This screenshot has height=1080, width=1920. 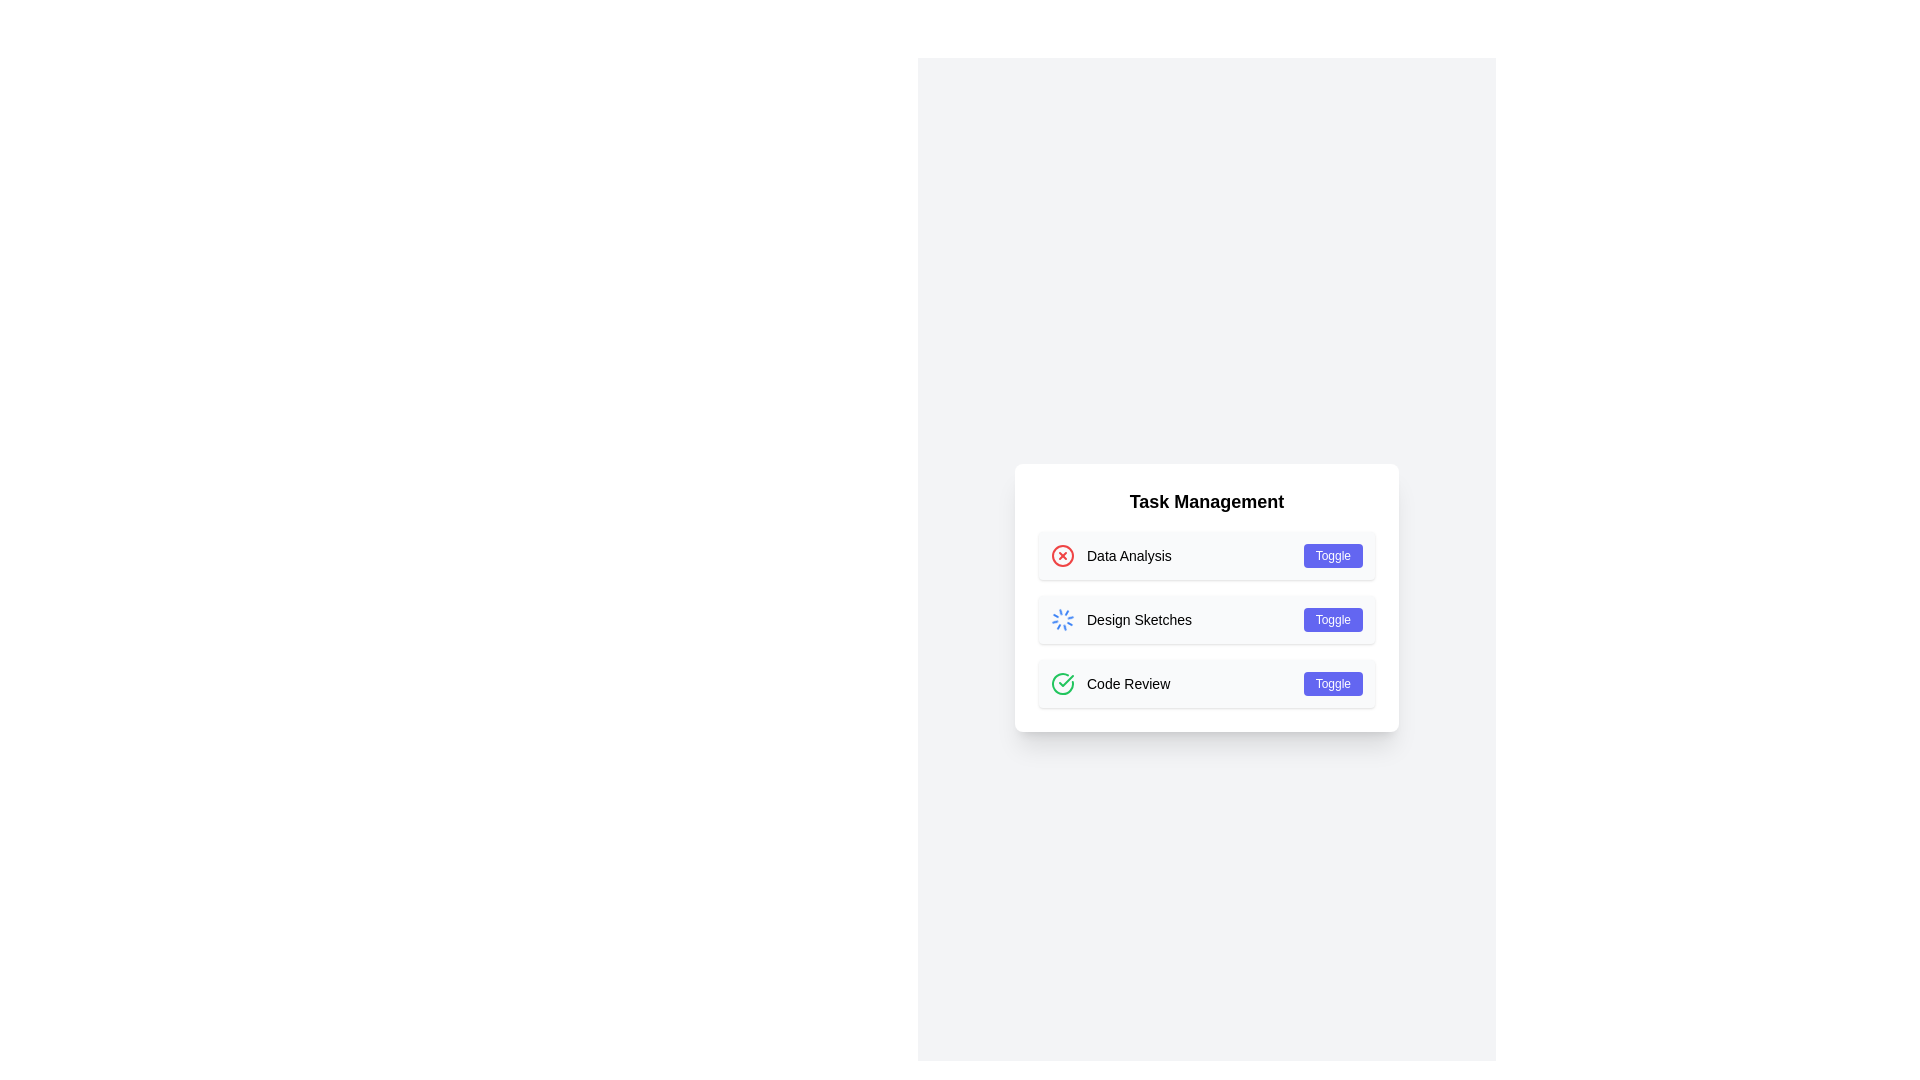 What do you see at coordinates (1121, 619) in the screenshot?
I see `the 'Design Sketches' text label, which is the second item in the 'Task Management' list, adjacent to a spinning blue loader icon` at bounding box center [1121, 619].